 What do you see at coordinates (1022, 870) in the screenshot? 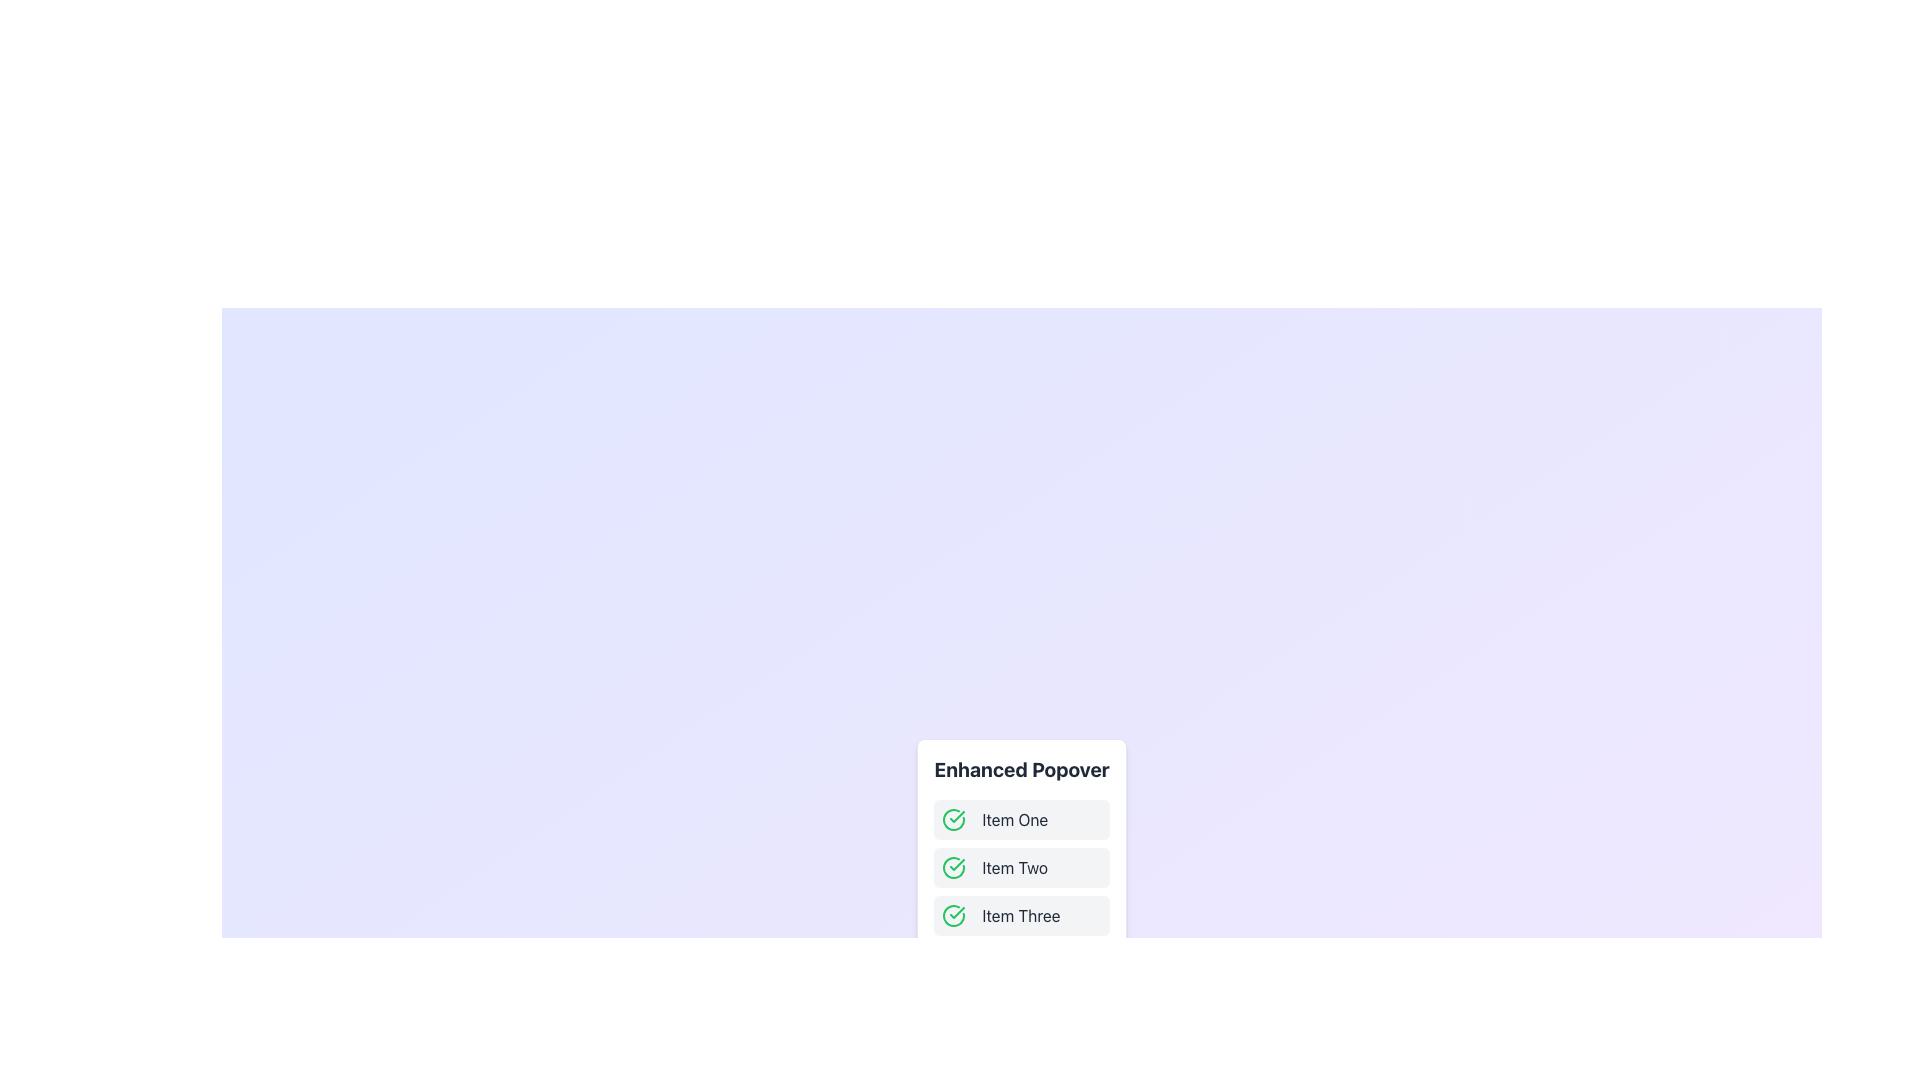
I see `the second item labeled 'Item Two' in the 'Enhanced Popover'` at bounding box center [1022, 870].